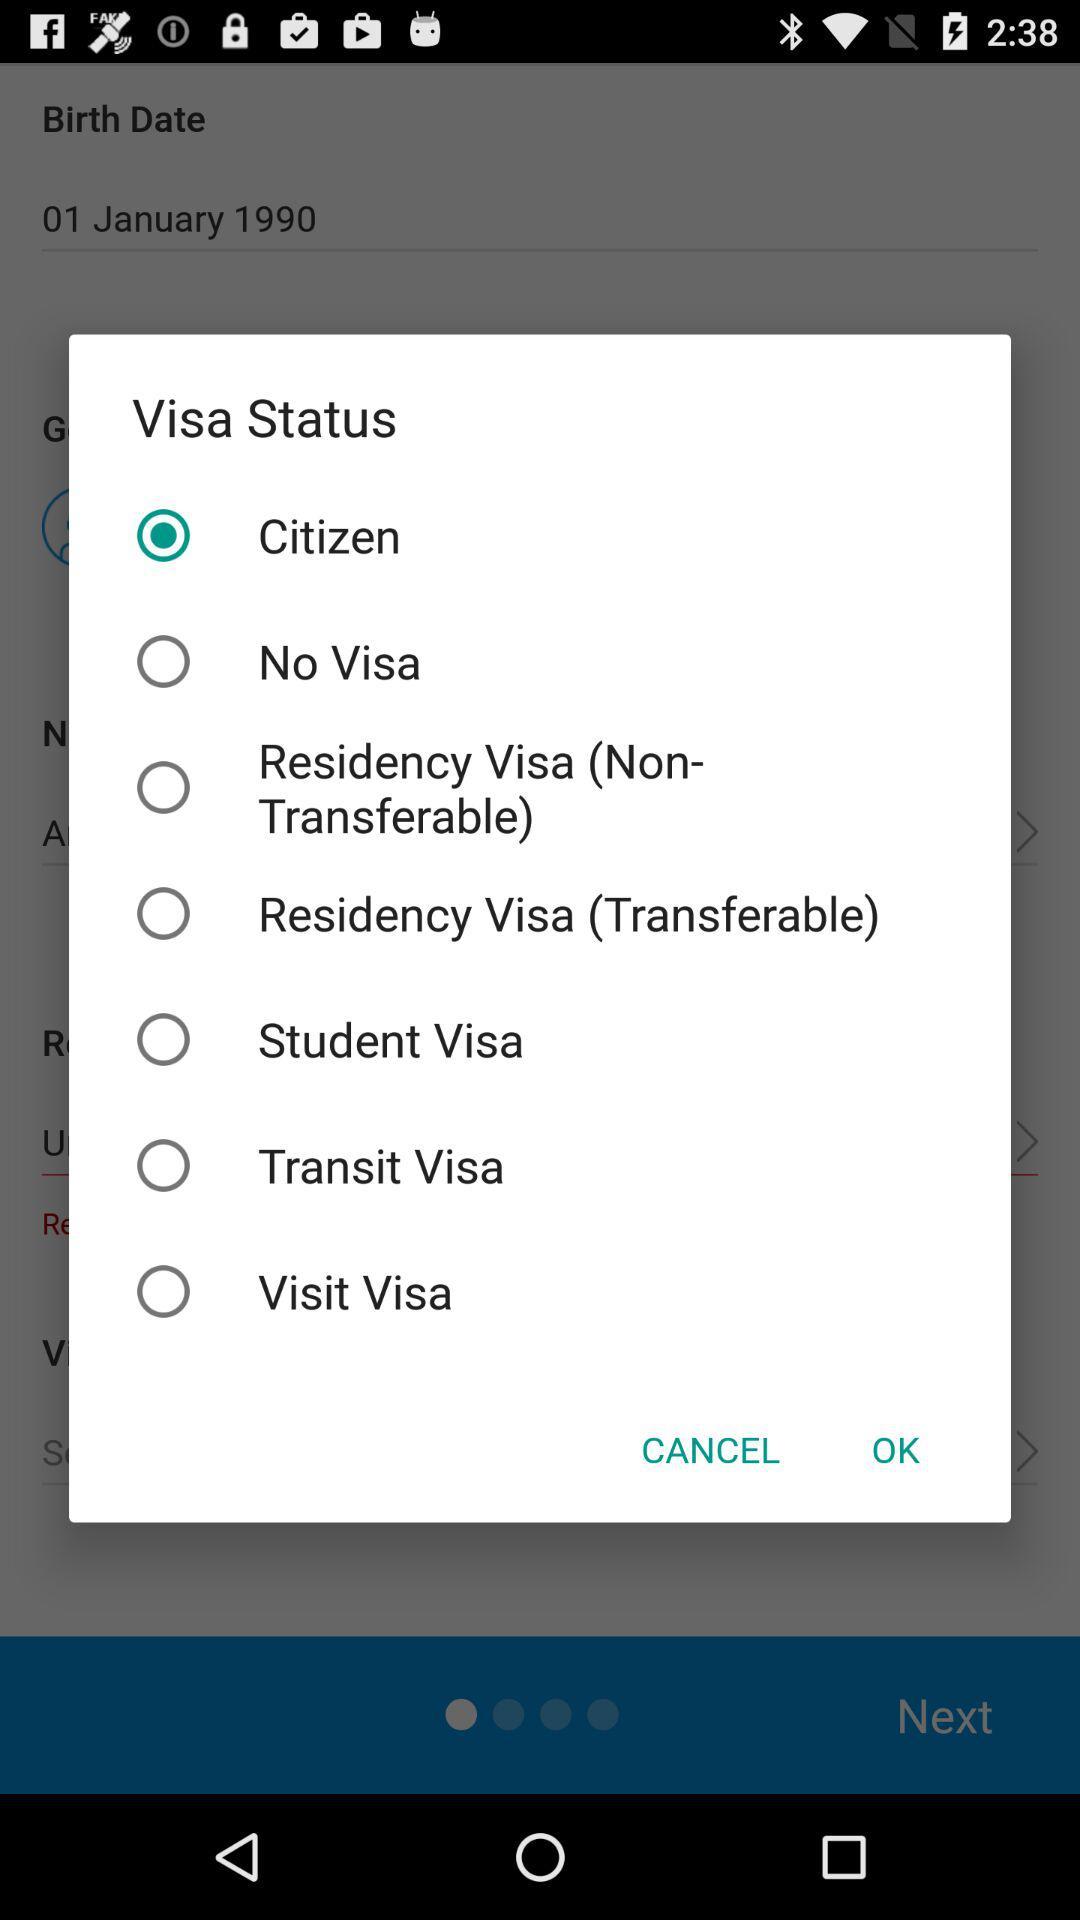 The height and width of the screenshot is (1920, 1080). I want to click on the icon to the left of ok, so click(709, 1449).